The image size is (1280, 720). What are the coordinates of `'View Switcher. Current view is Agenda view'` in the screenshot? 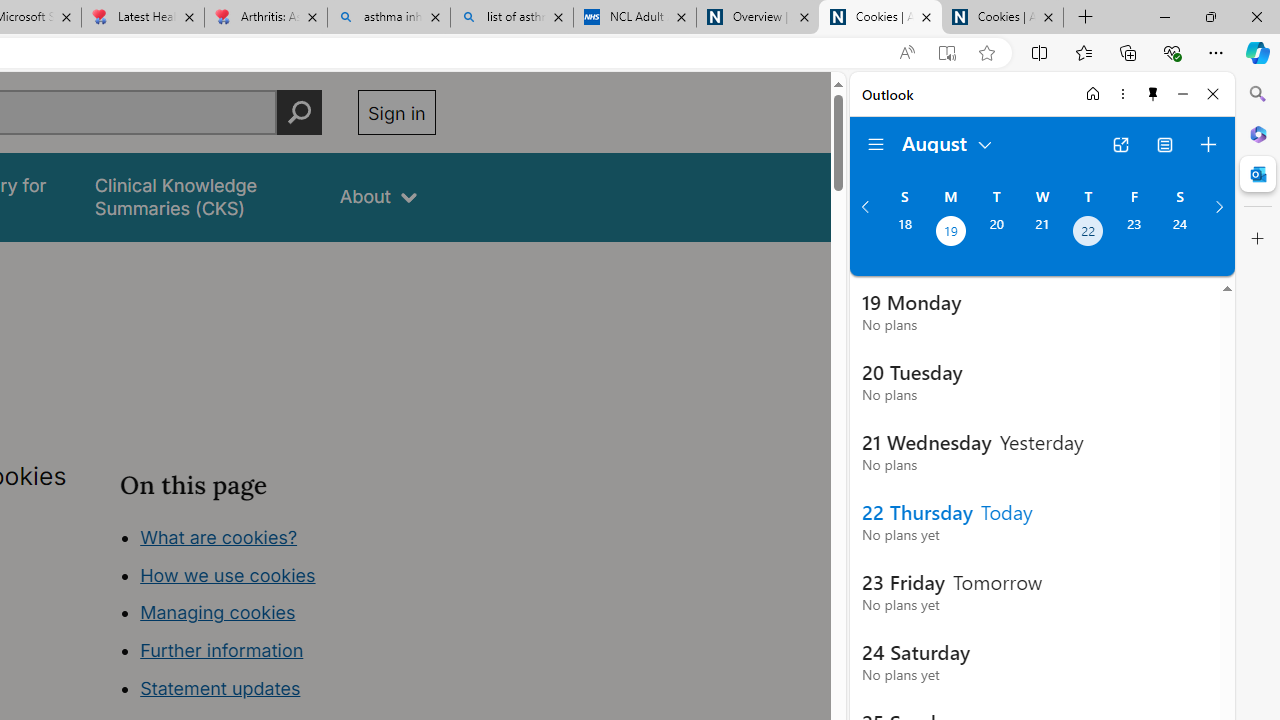 It's located at (1165, 144).